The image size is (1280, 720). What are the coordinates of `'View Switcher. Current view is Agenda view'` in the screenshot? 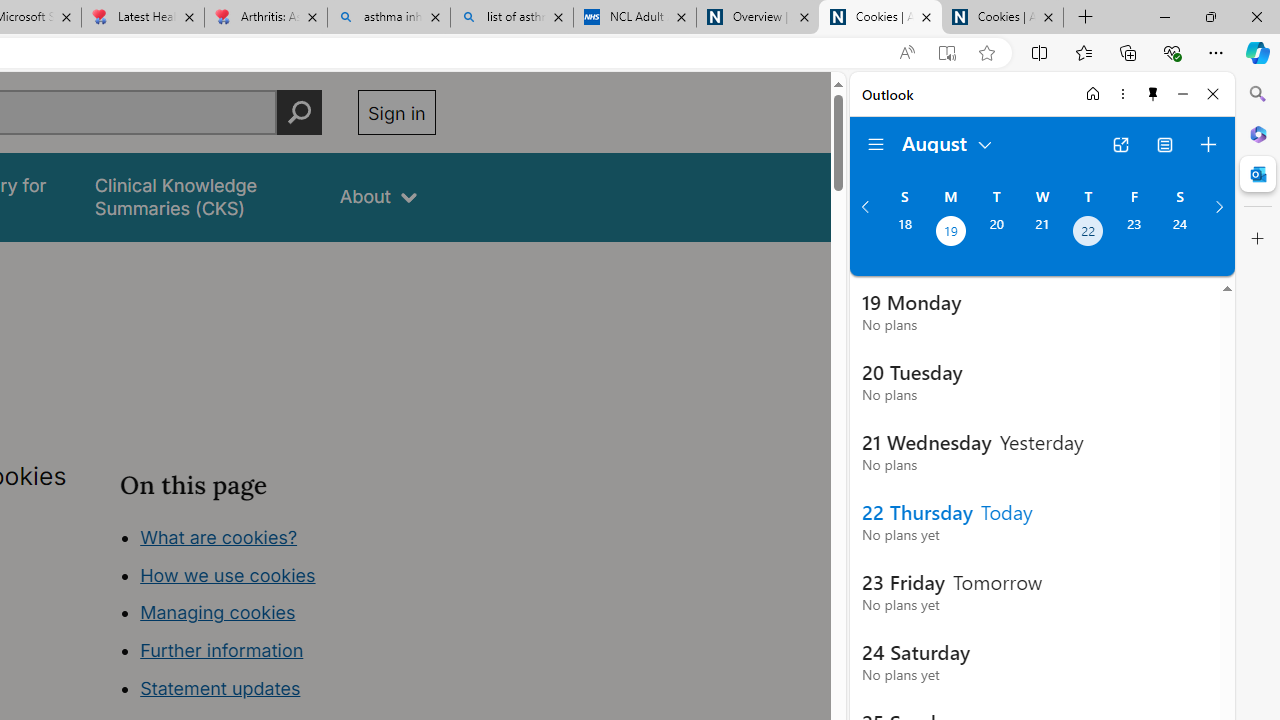 It's located at (1165, 144).